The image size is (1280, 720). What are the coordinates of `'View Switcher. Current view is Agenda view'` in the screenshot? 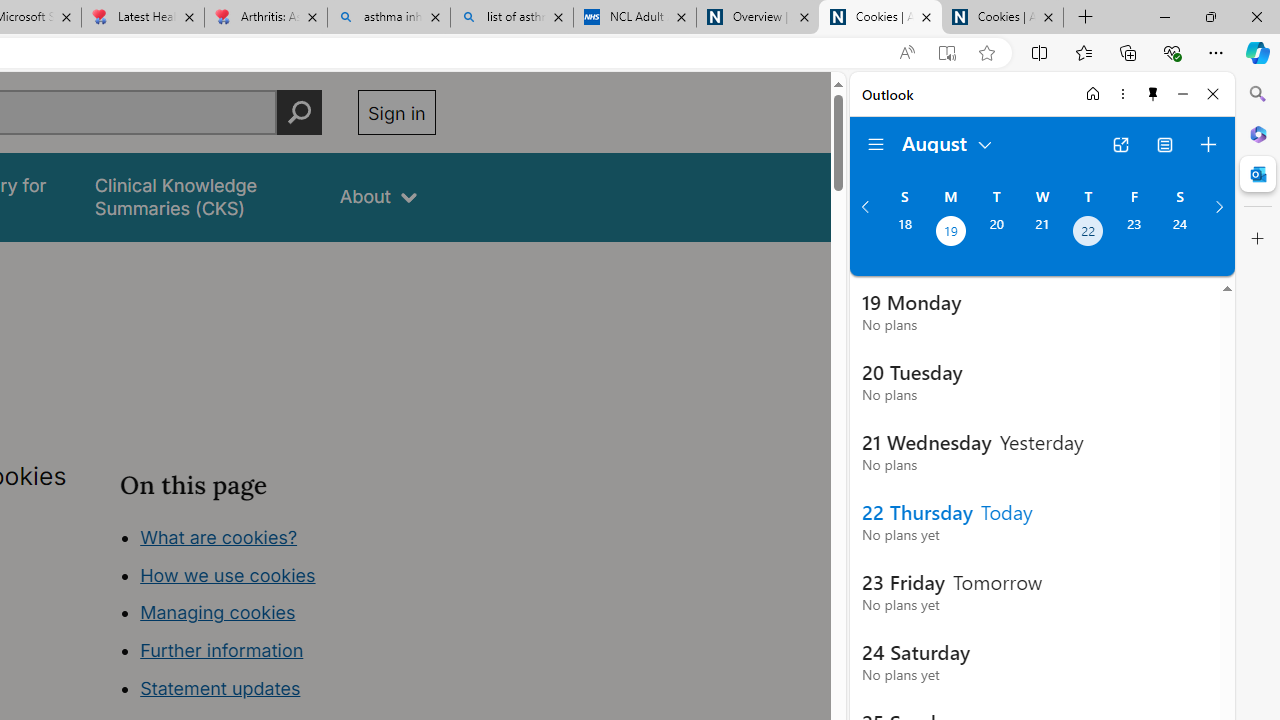 It's located at (1165, 144).